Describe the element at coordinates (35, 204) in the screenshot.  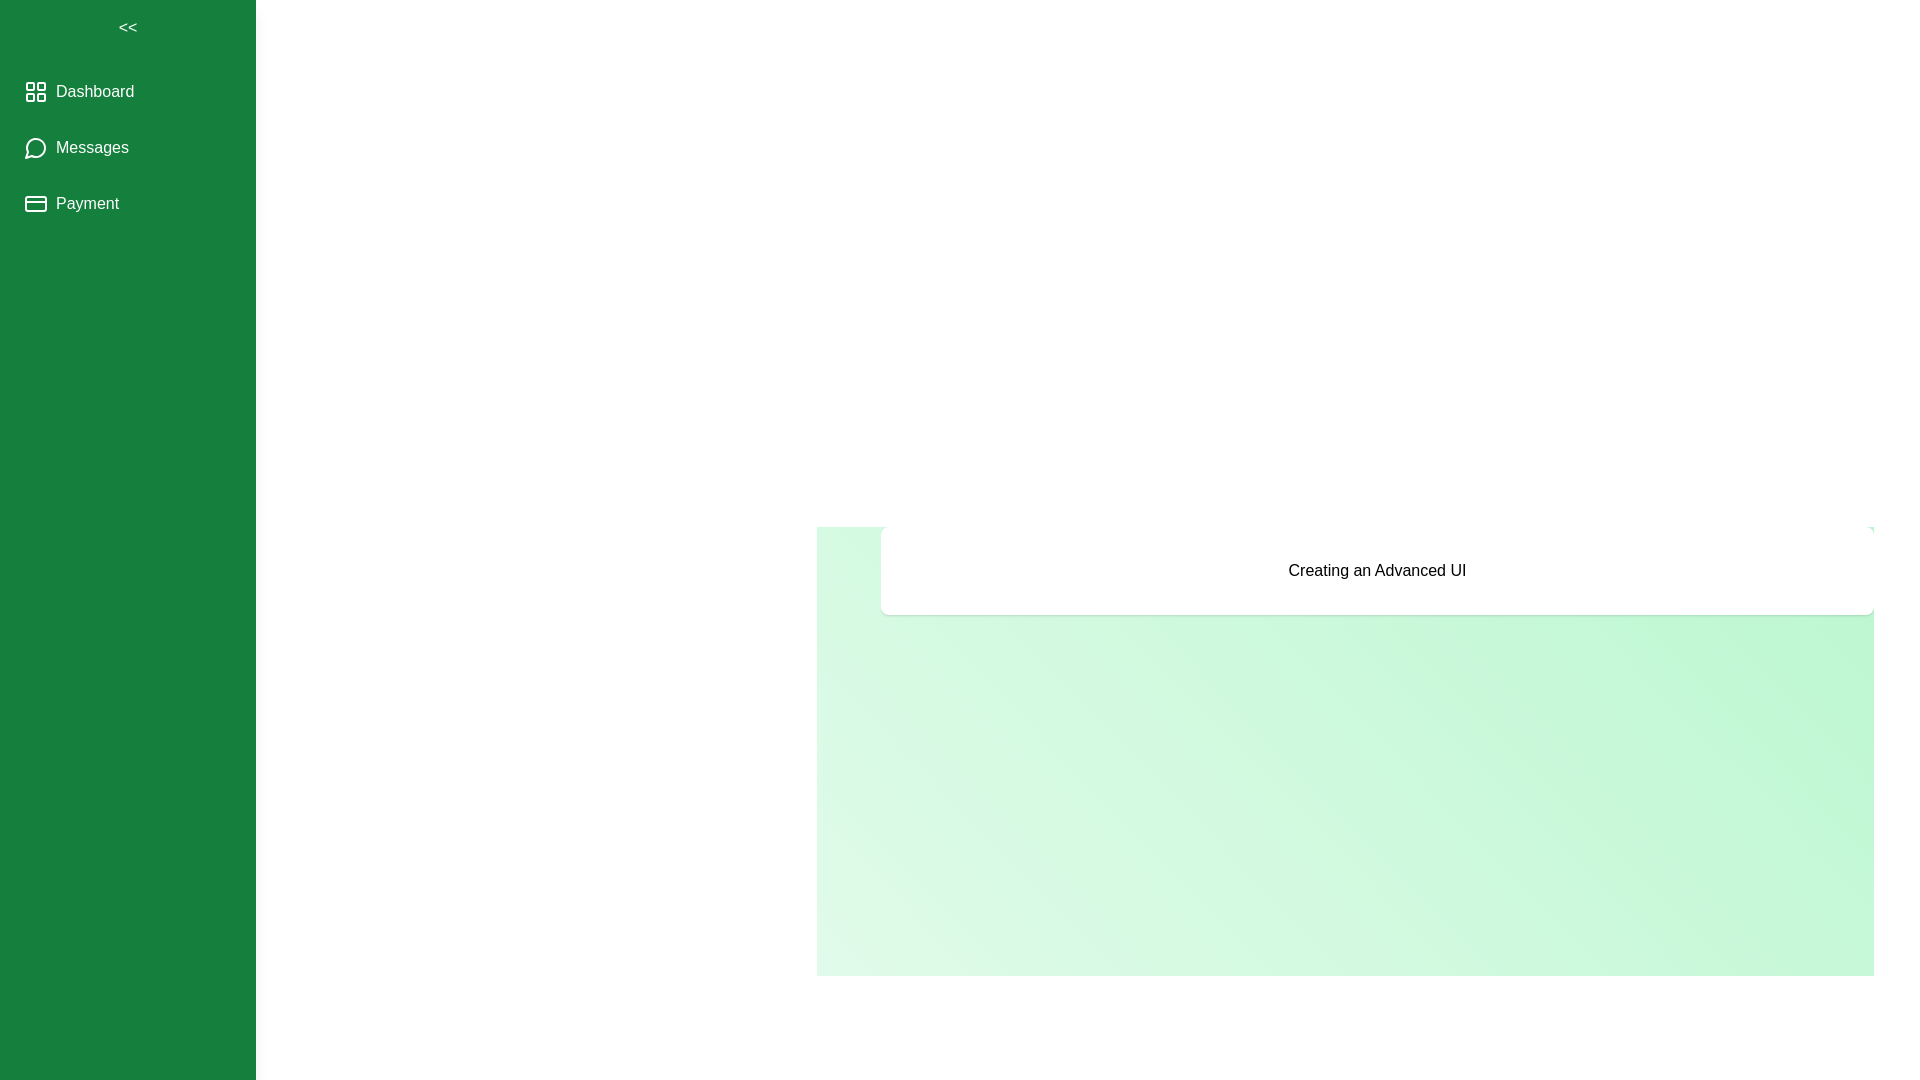
I see `the minimalist line-art credit card icon located at the top-left side of the interface to interact with the 'Payment' section` at that location.